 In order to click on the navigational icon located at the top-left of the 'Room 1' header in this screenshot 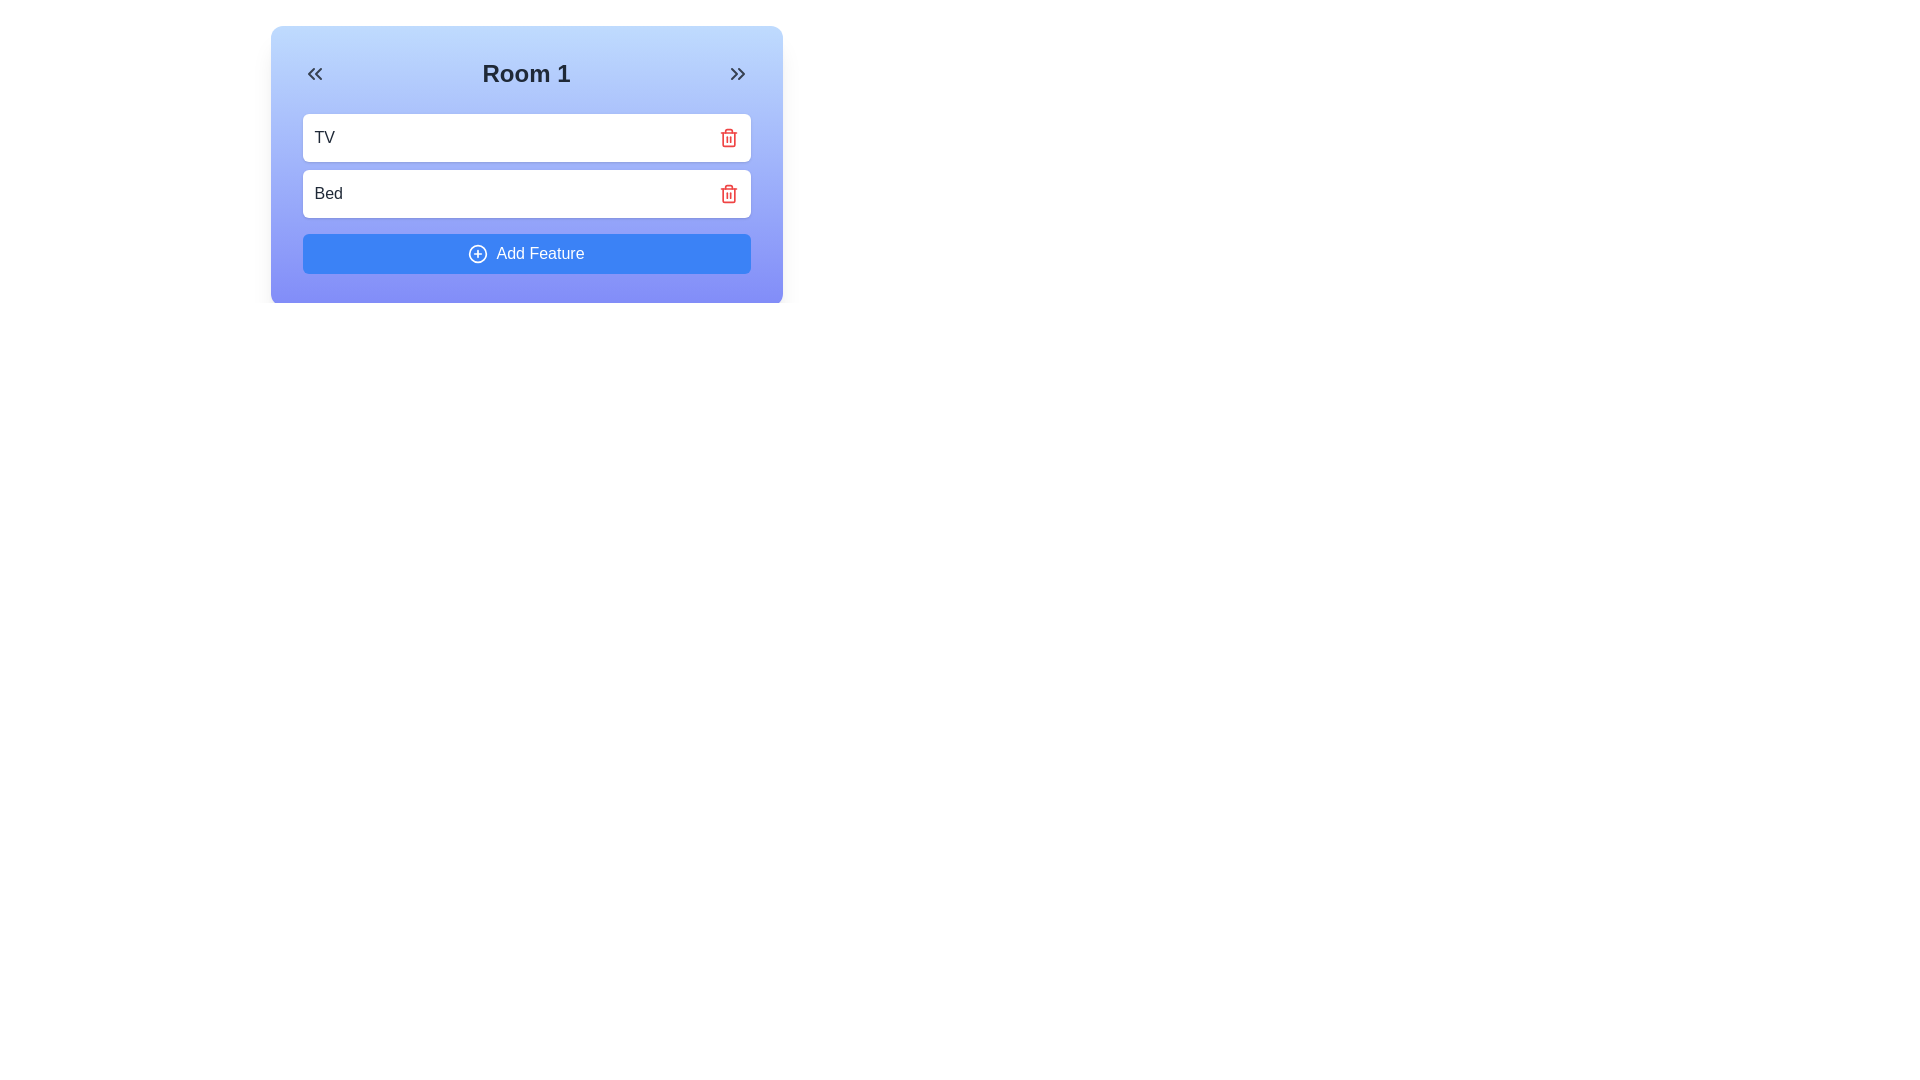, I will do `click(313, 72)`.